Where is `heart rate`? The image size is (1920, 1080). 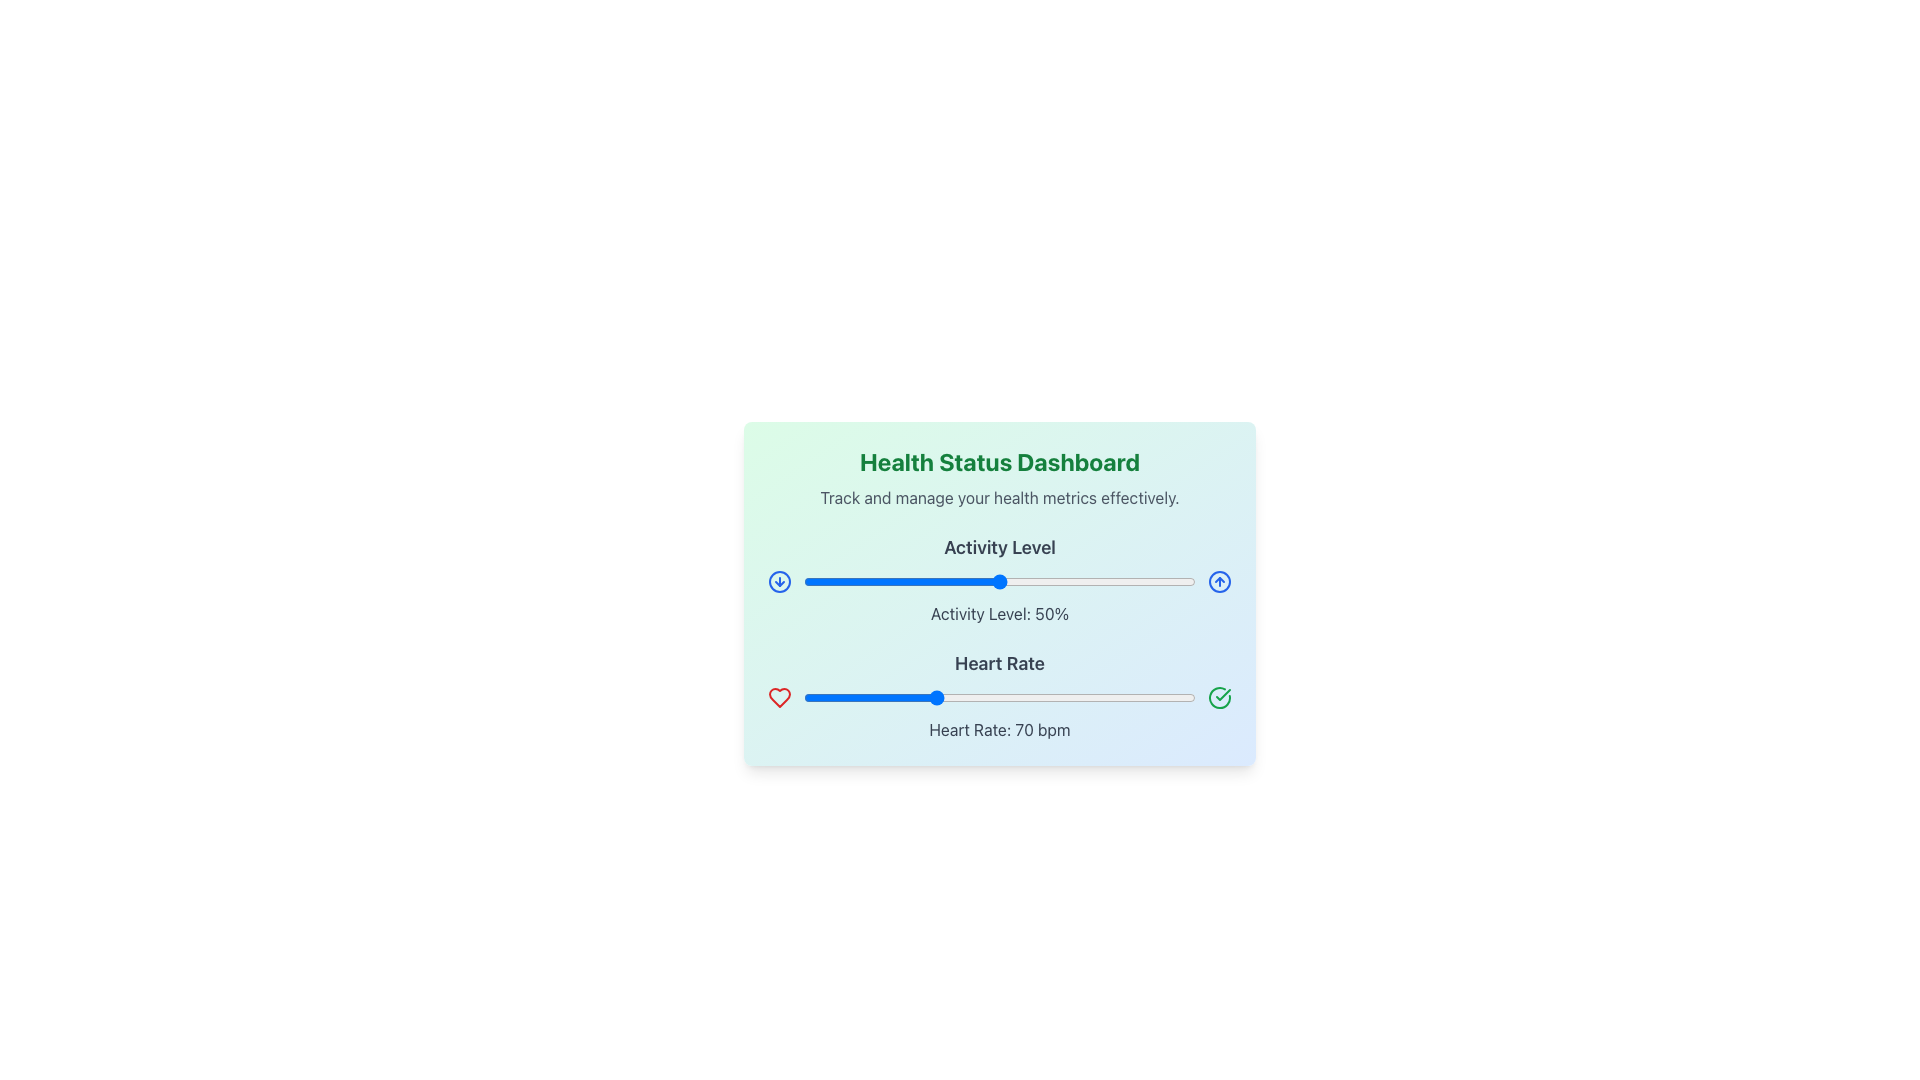 heart rate is located at coordinates (999, 697).